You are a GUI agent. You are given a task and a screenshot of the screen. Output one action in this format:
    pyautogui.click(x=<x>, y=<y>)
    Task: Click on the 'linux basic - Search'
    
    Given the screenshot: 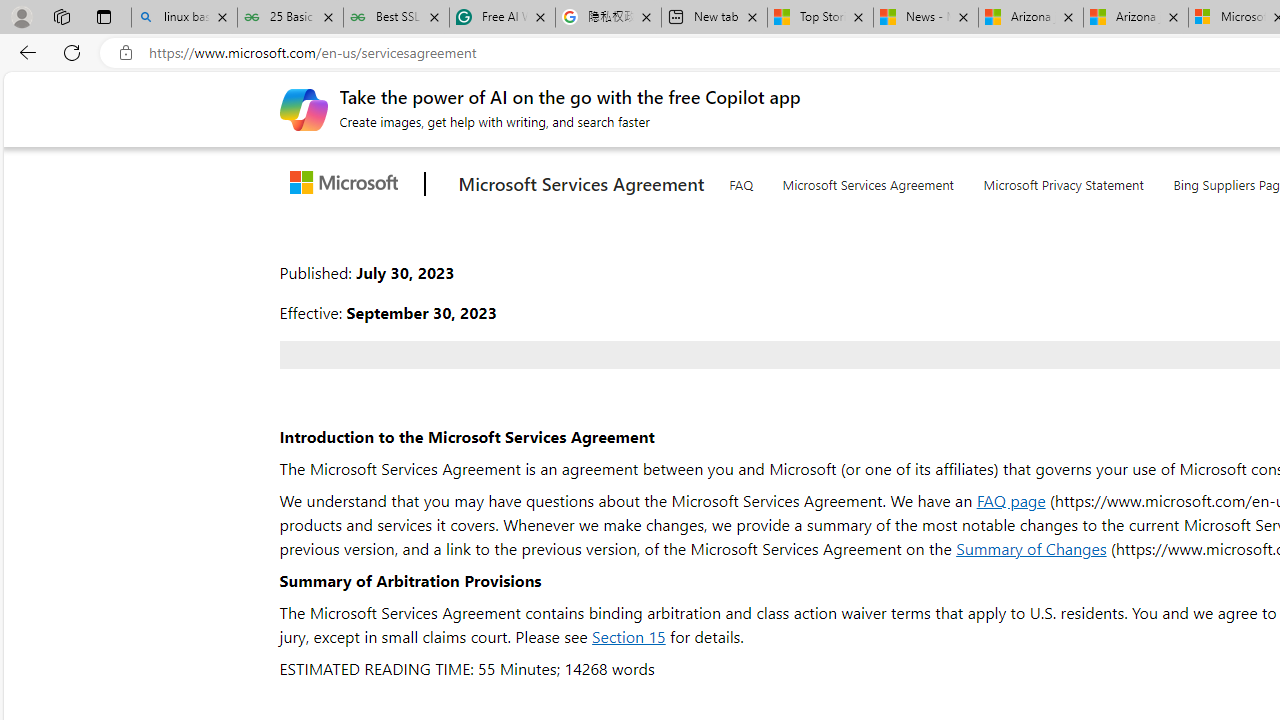 What is the action you would take?
    pyautogui.click(x=184, y=17)
    